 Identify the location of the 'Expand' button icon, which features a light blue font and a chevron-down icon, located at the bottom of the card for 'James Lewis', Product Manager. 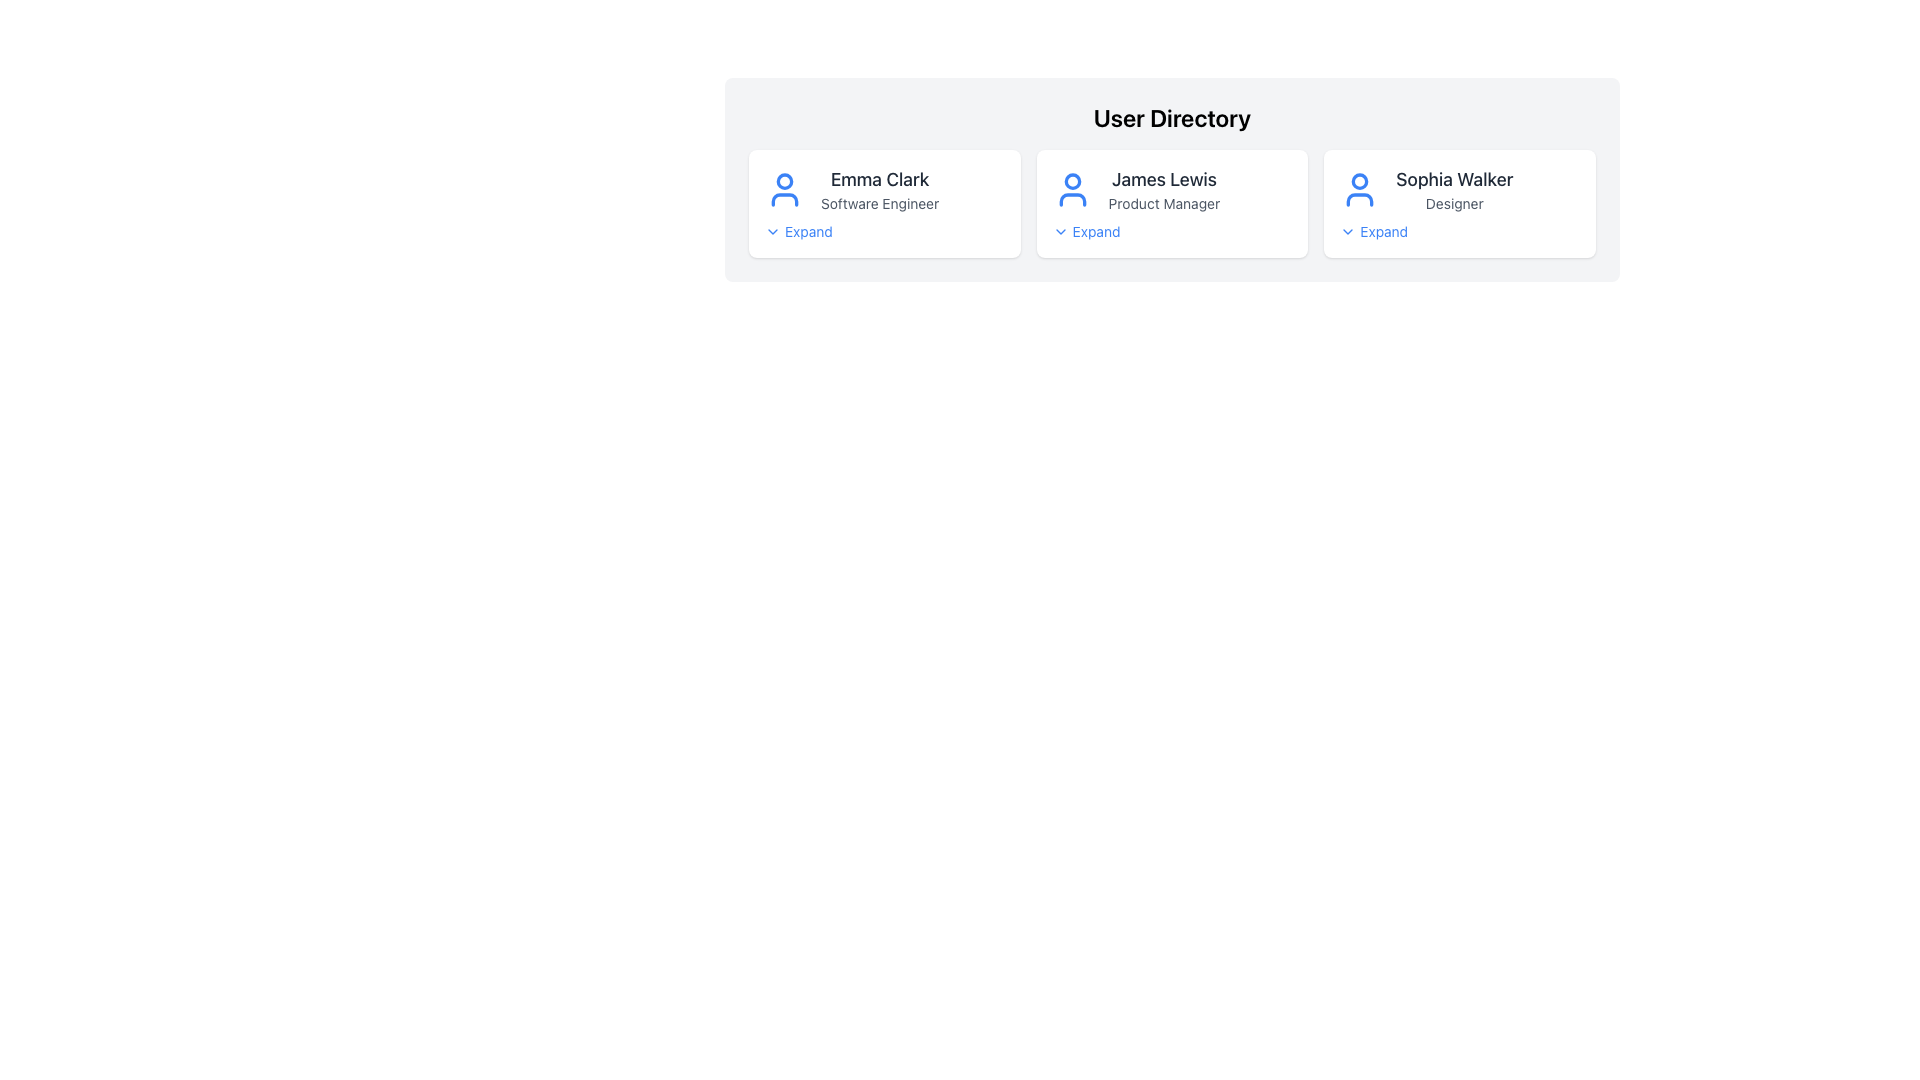
(1085, 230).